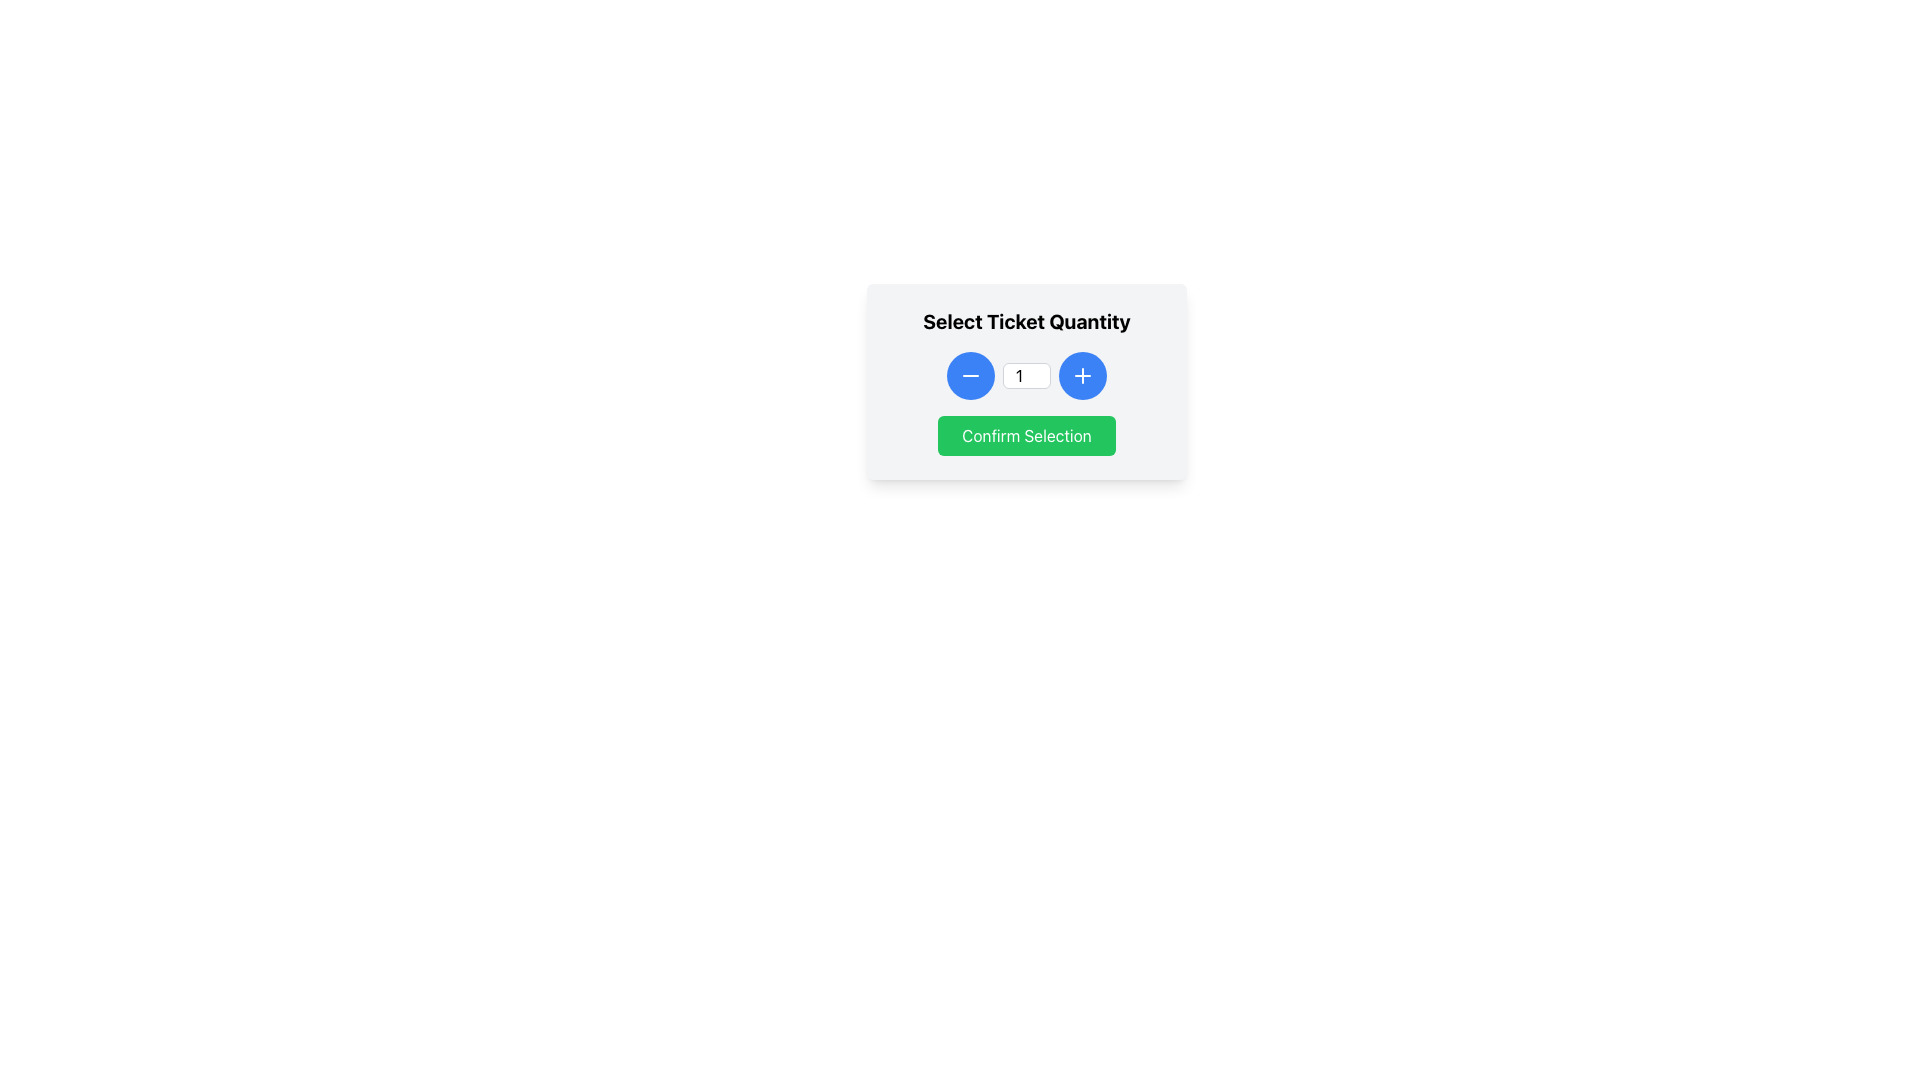 This screenshot has height=1080, width=1920. I want to click on the plus sign button, which is an icon displayed in a white stroke on a blue circular background, located on the right side of the row labeled 'Select Ticket Quantity', so click(1082, 375).